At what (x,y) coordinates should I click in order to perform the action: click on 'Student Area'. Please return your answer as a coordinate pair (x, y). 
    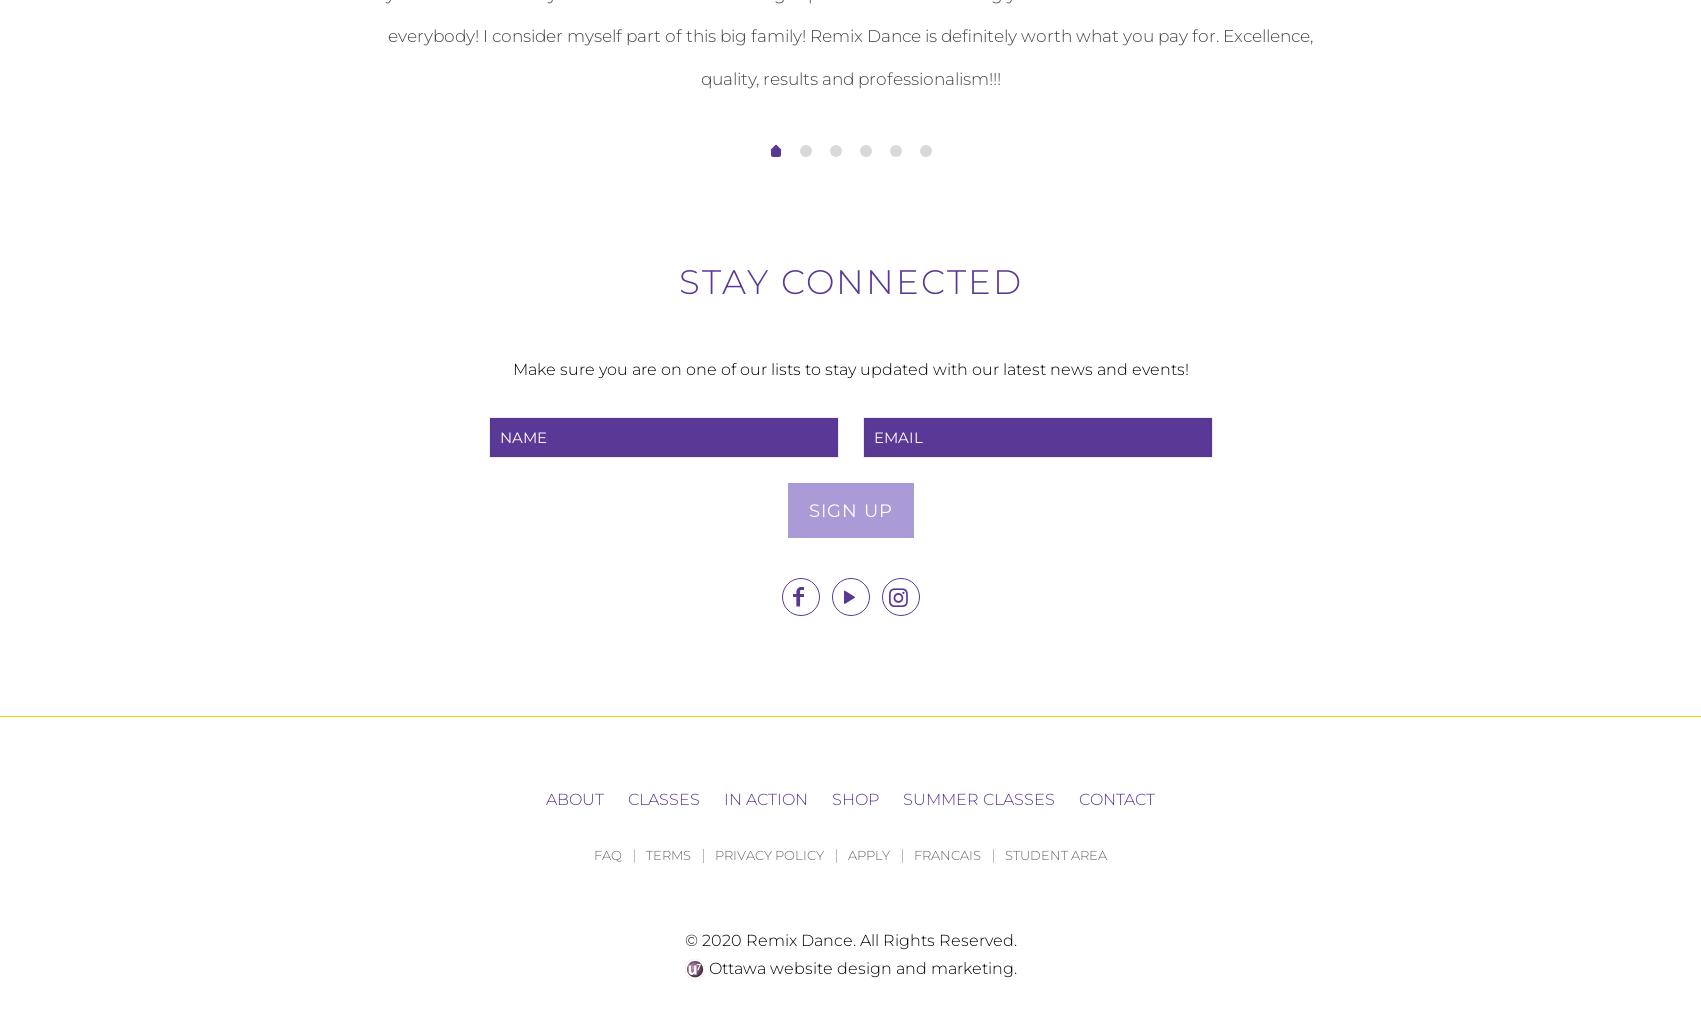
    Looking at the image, I should click on (1055, 854).